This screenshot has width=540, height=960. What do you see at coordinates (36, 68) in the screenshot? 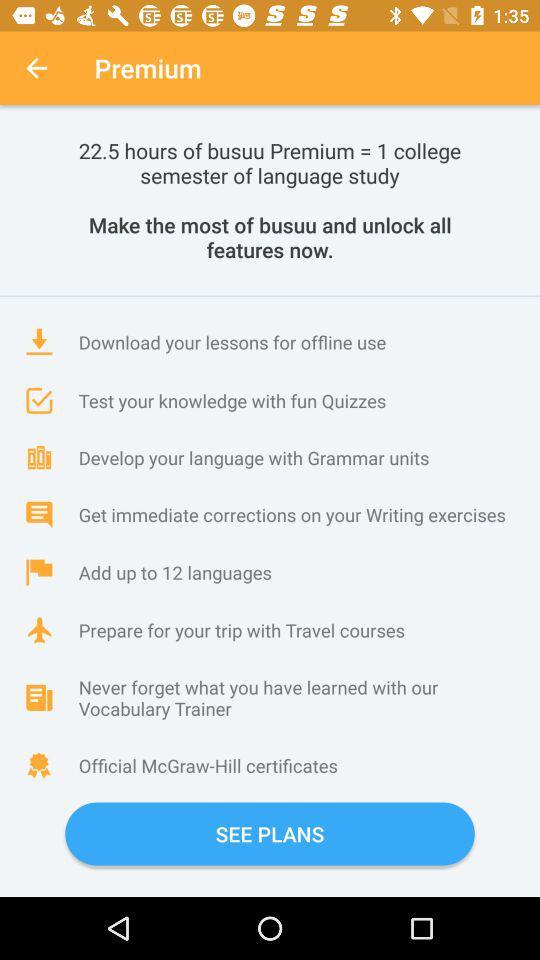
I see `icon above 22 5 hours` at bounding box center [36, 68].